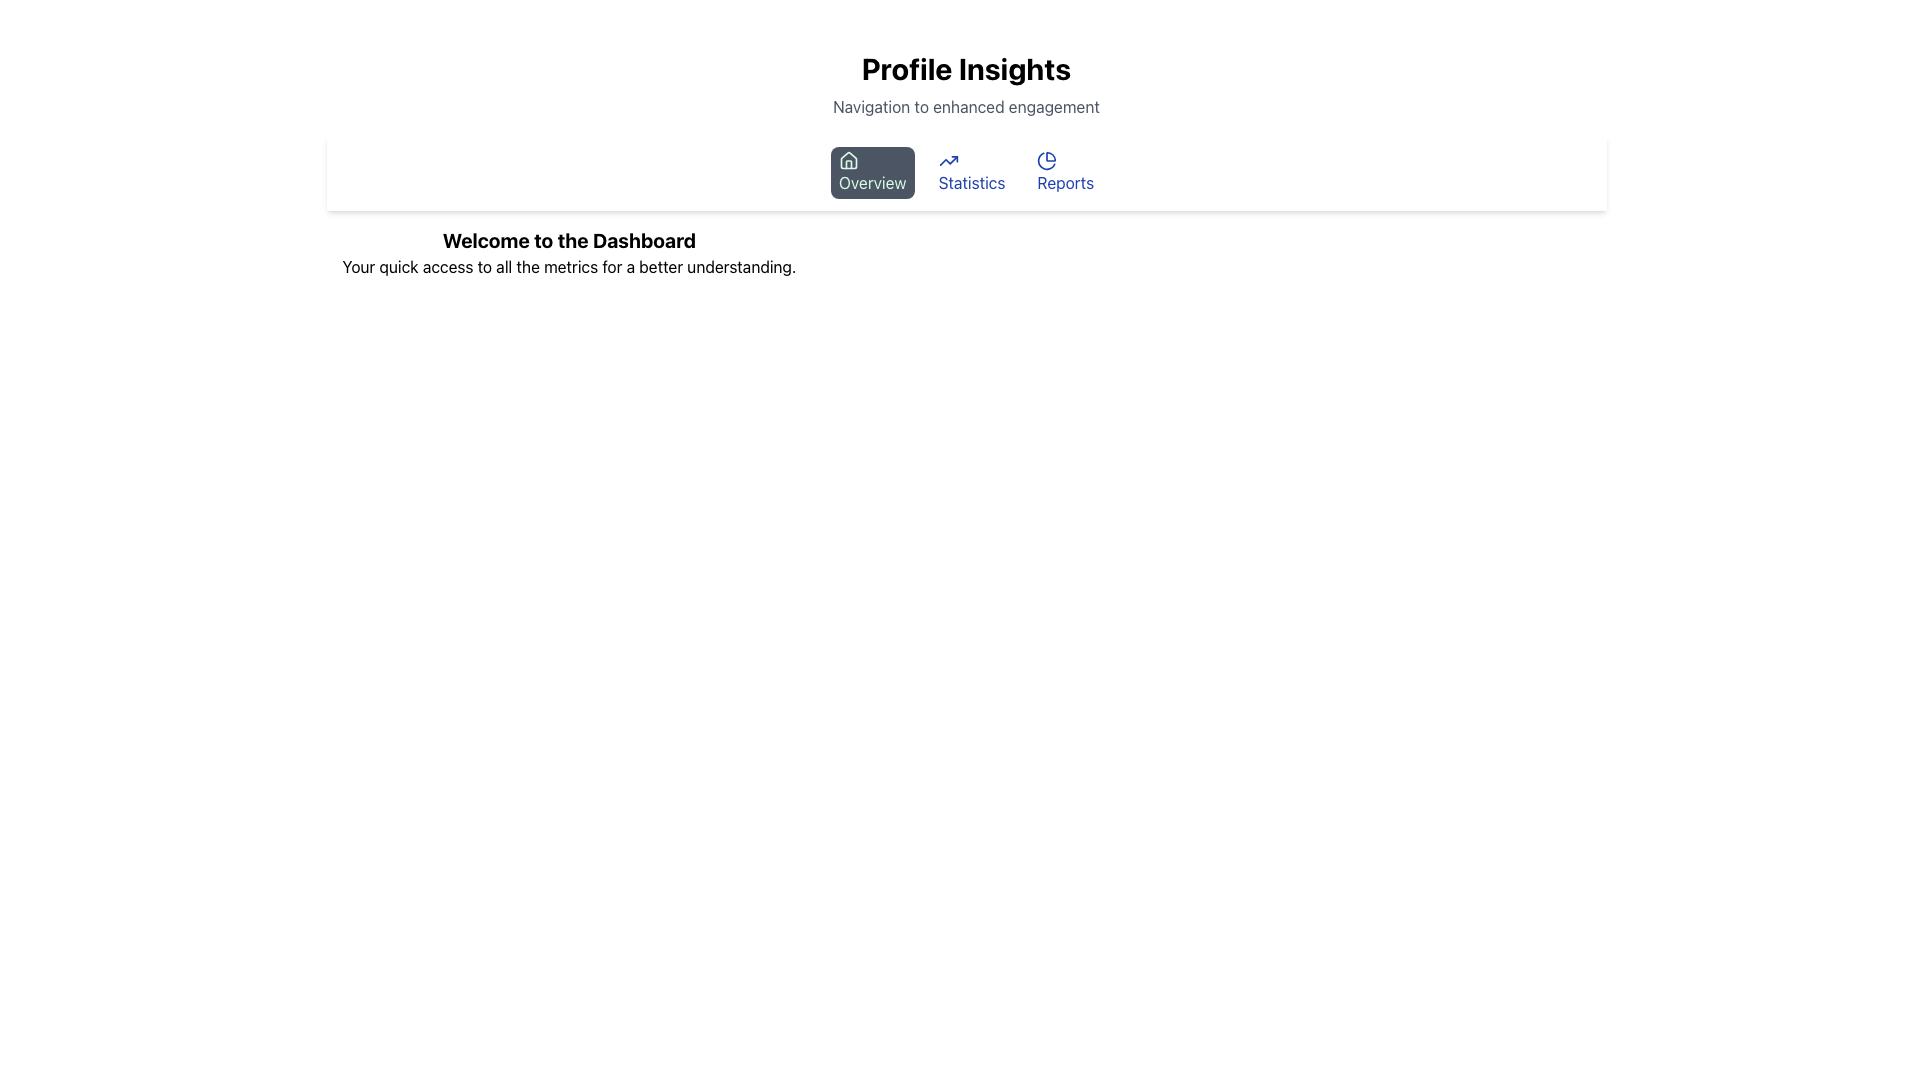  I want to click on the 'Reports' button, which is the third button in a sequence of three buttons below the 'Profile Insights' header, so click(1064, 172).